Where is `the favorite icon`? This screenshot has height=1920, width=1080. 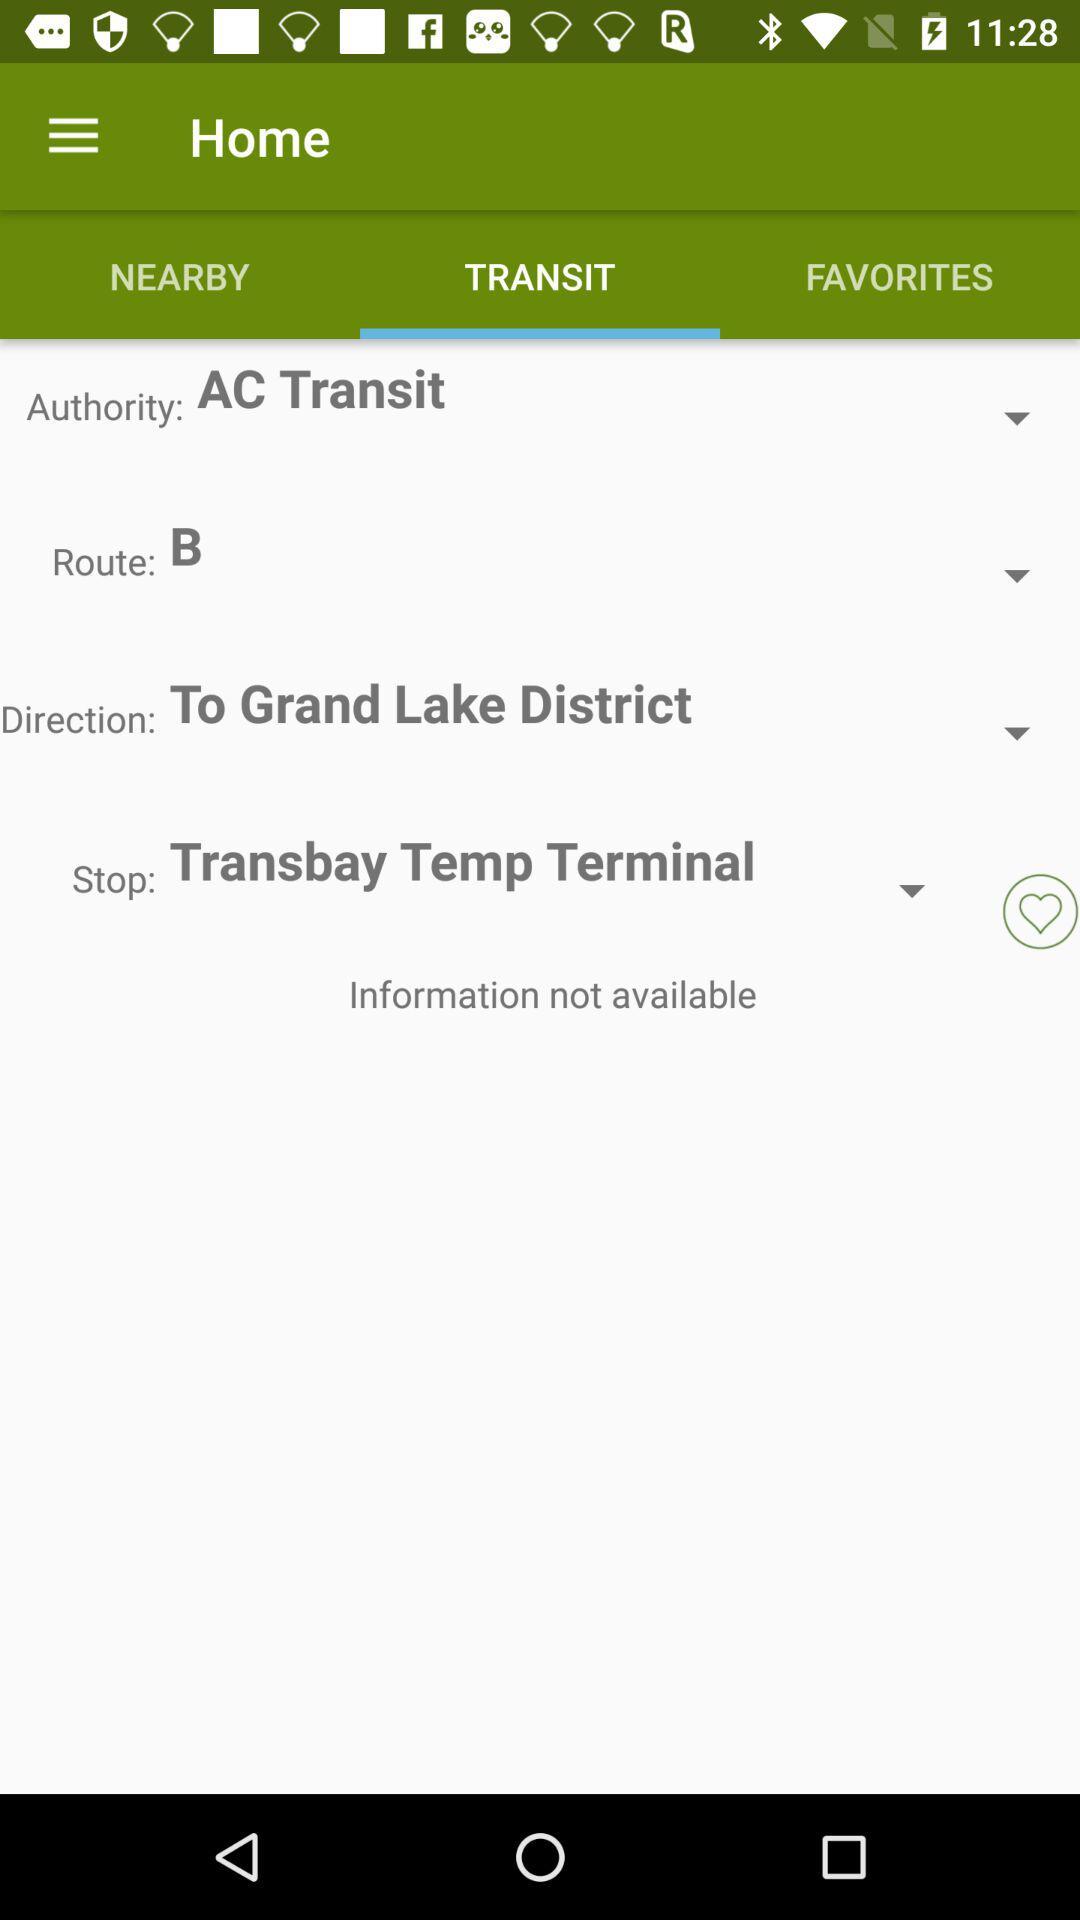 the favorite icon is located at coordinates (1039, 910).